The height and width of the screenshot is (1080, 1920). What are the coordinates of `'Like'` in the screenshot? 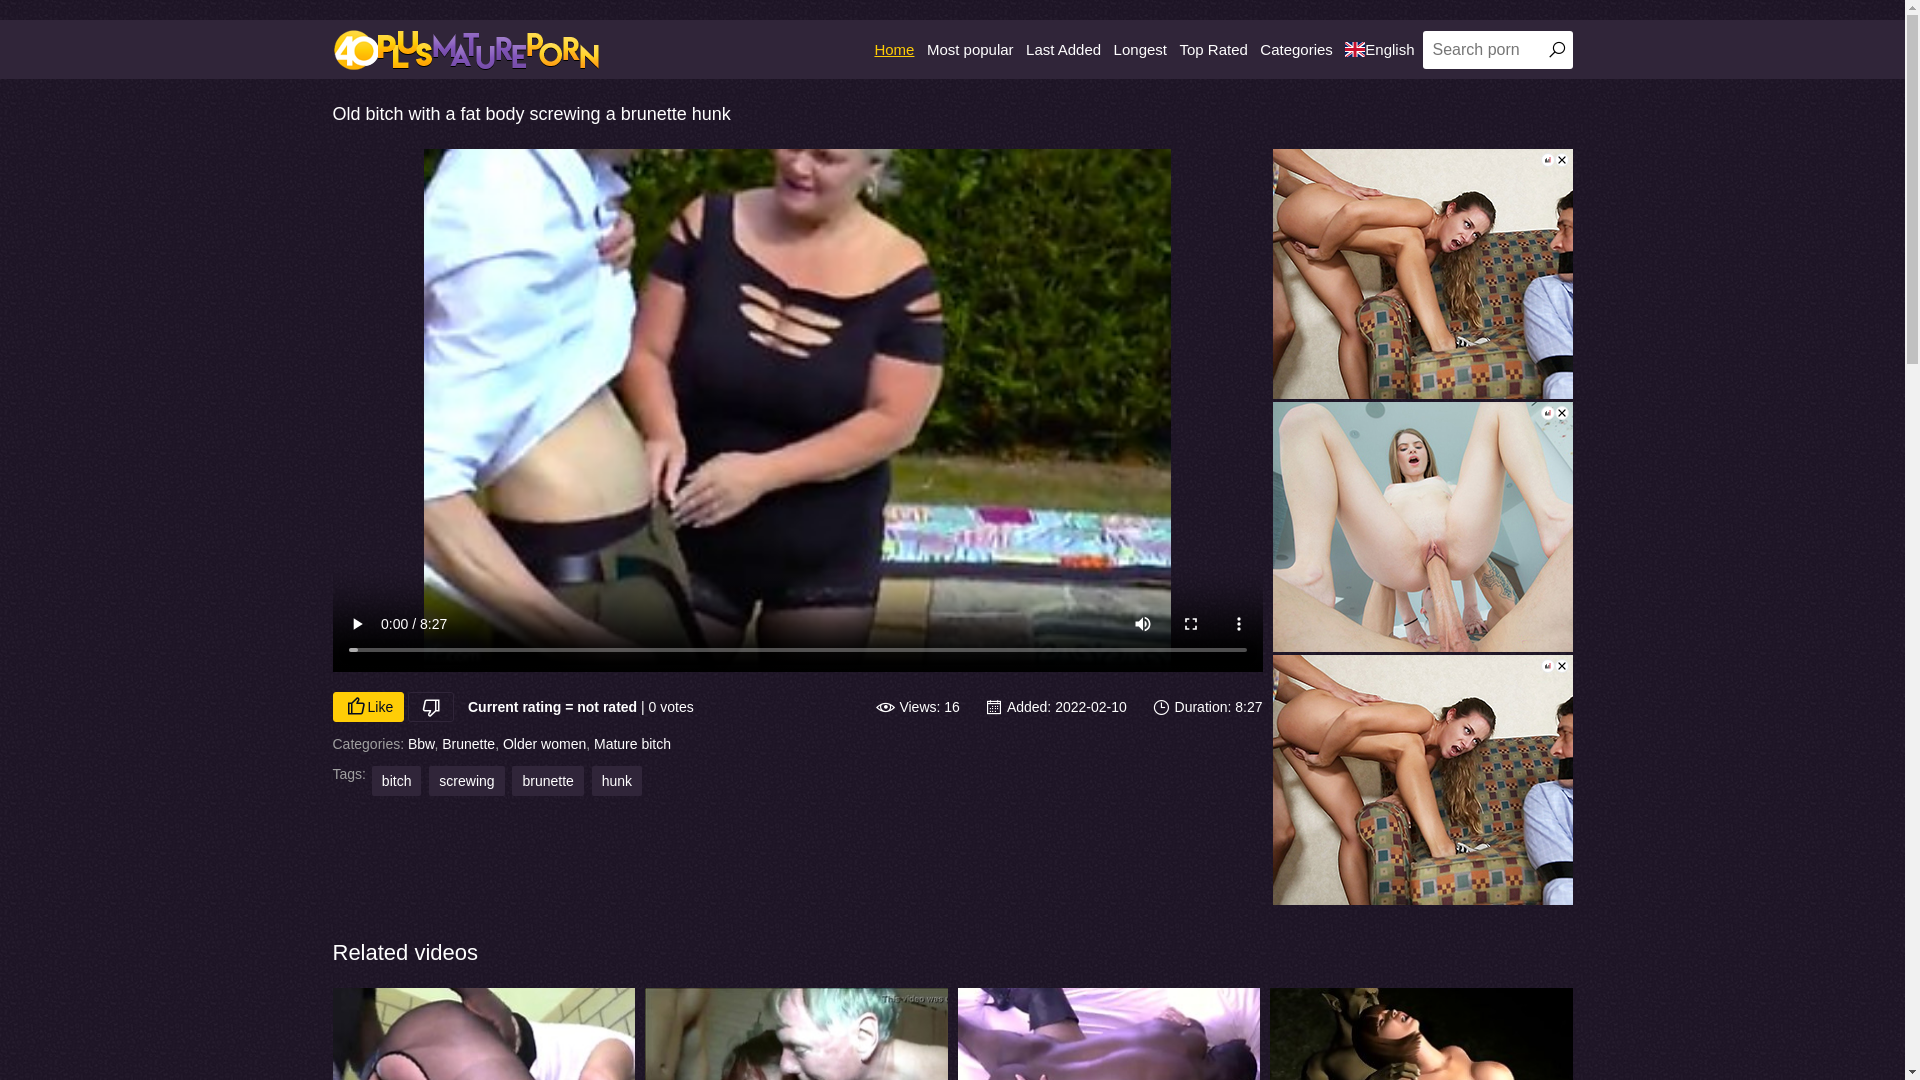 It's located at (368, 705).